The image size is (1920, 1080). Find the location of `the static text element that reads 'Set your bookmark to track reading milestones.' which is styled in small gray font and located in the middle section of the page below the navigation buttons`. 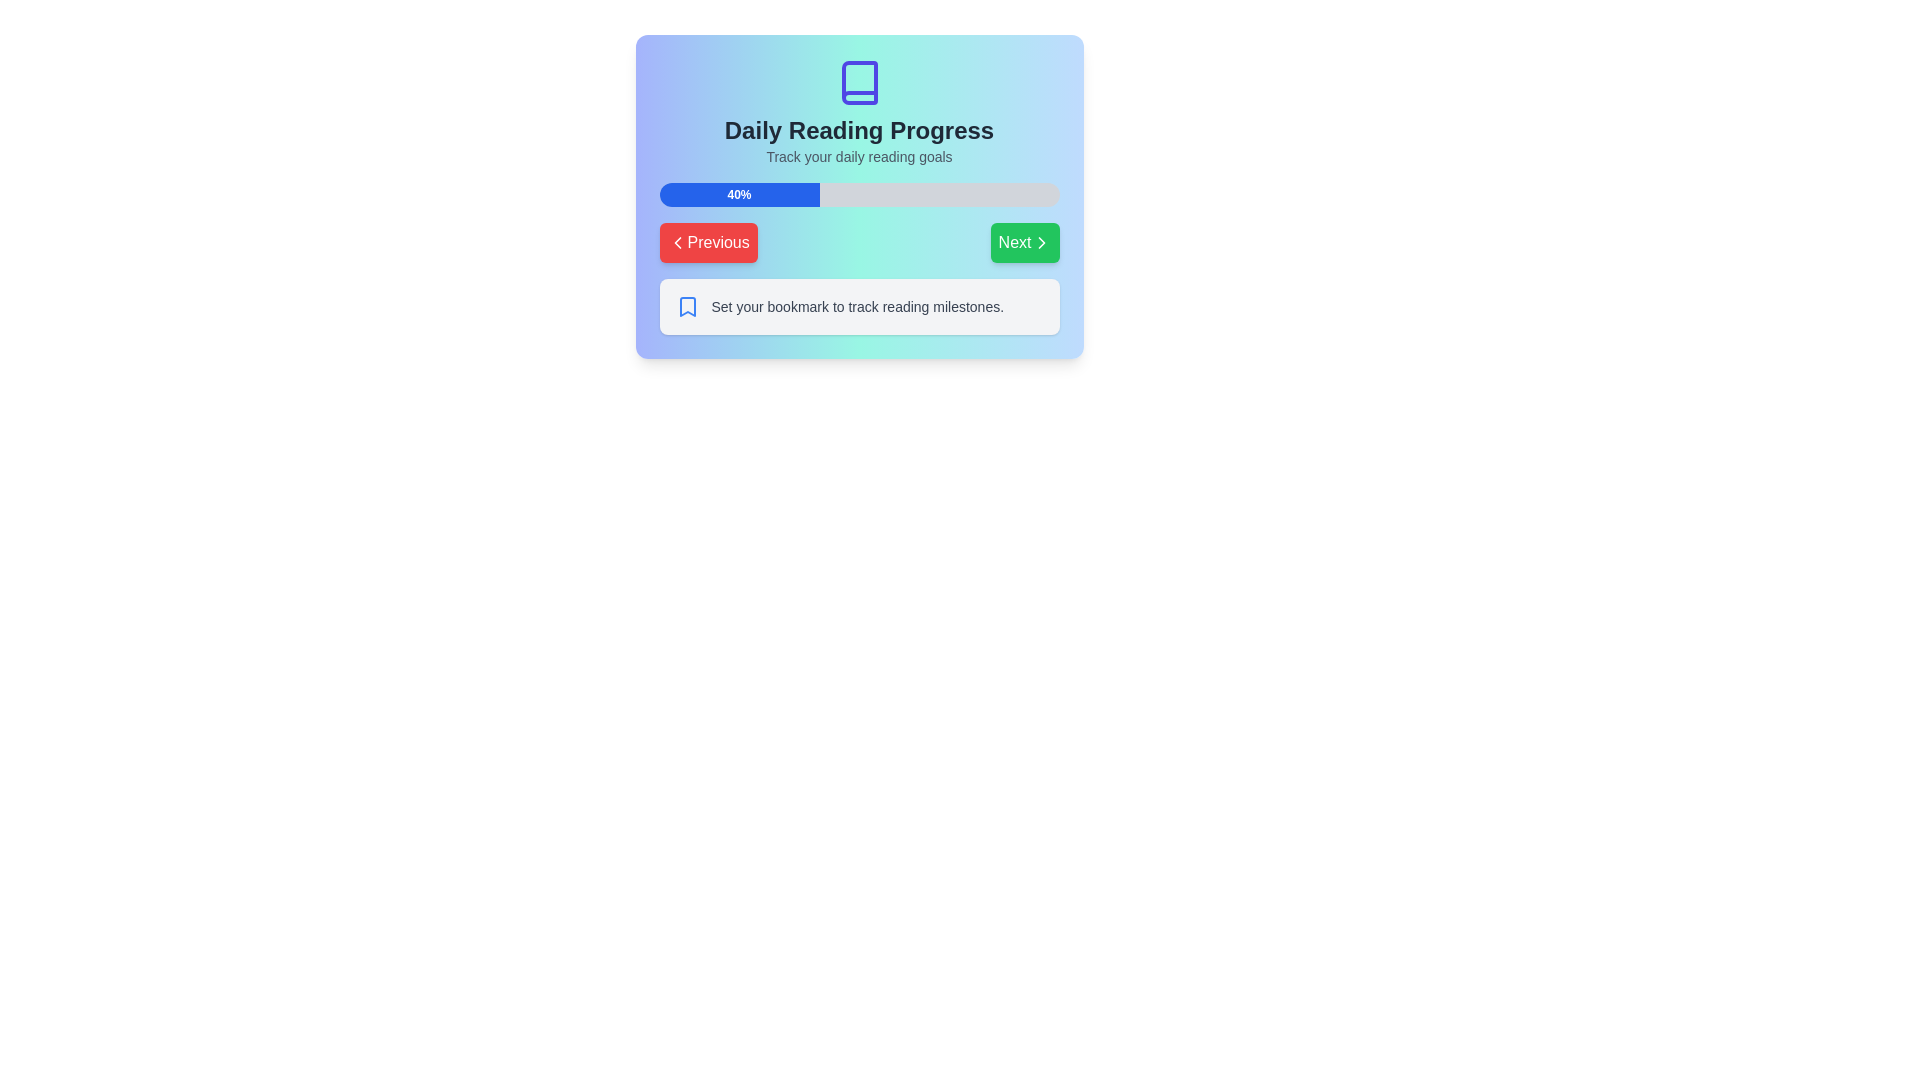

the static text element that reads 'Set your bookmark to track reading milestones.' which is styled in small gray font and located in the middle section of the page below the navigation buttons is located at coordinates (857, 307).